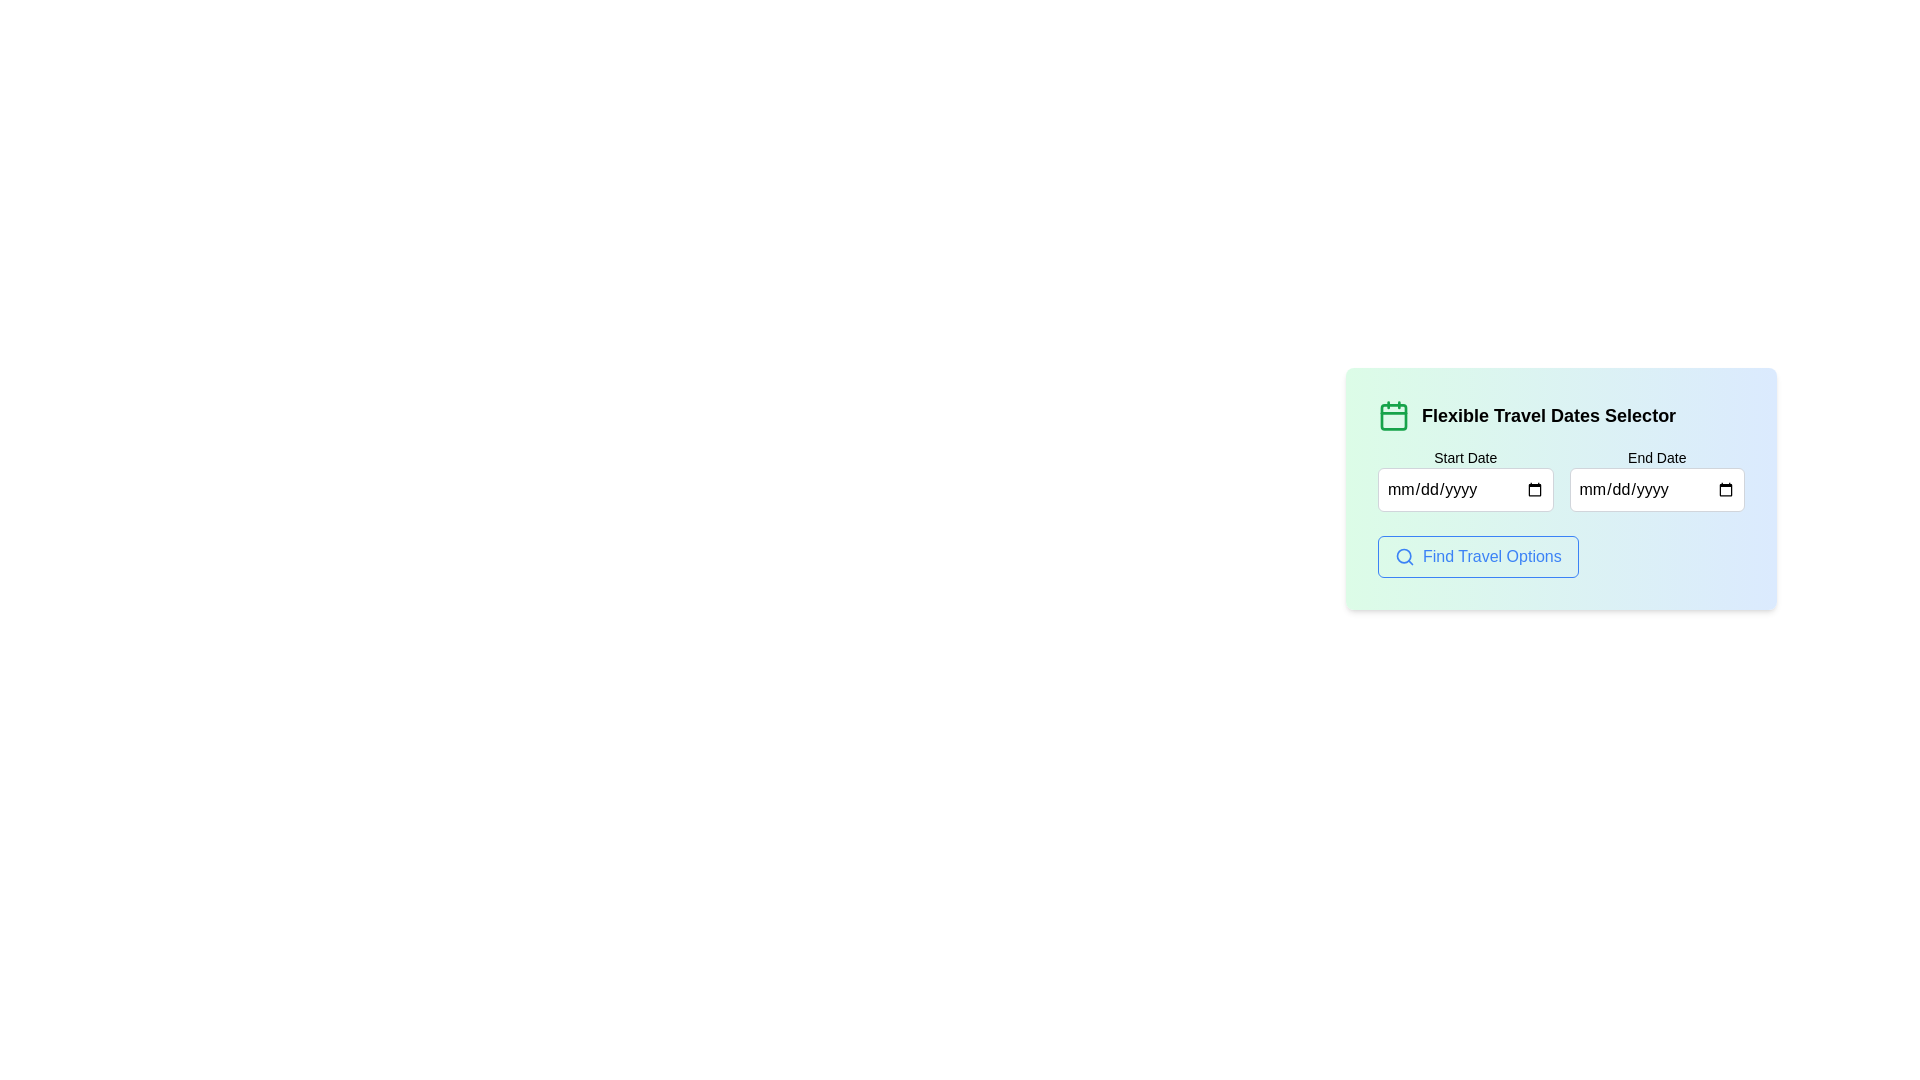 The image size is (1920, 1080). I want to click on the 'Start Date' text label, which is displayed in bold and is positioned above the date input field in the left column of the date selection section, so click(1465, 458).